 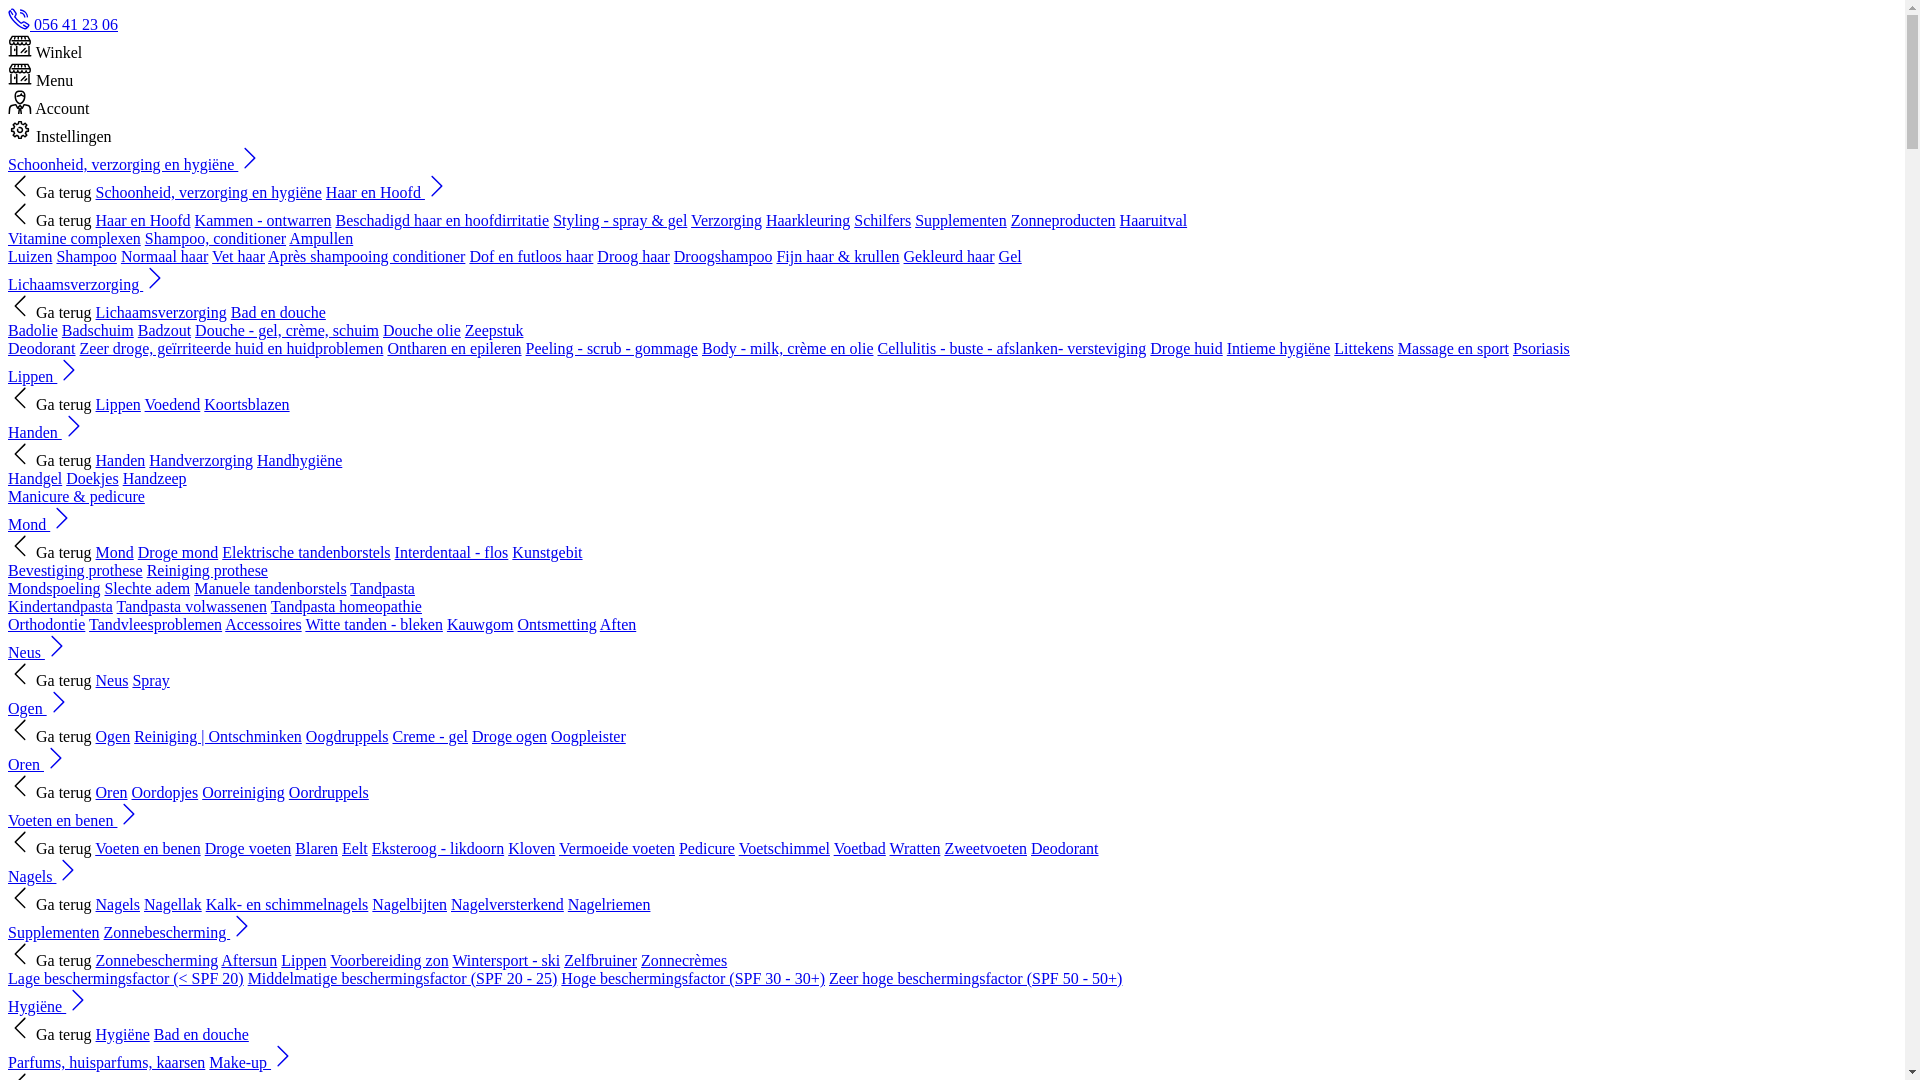 I want to click on 'Haar en Hoofd', so click(x=387, y=192).